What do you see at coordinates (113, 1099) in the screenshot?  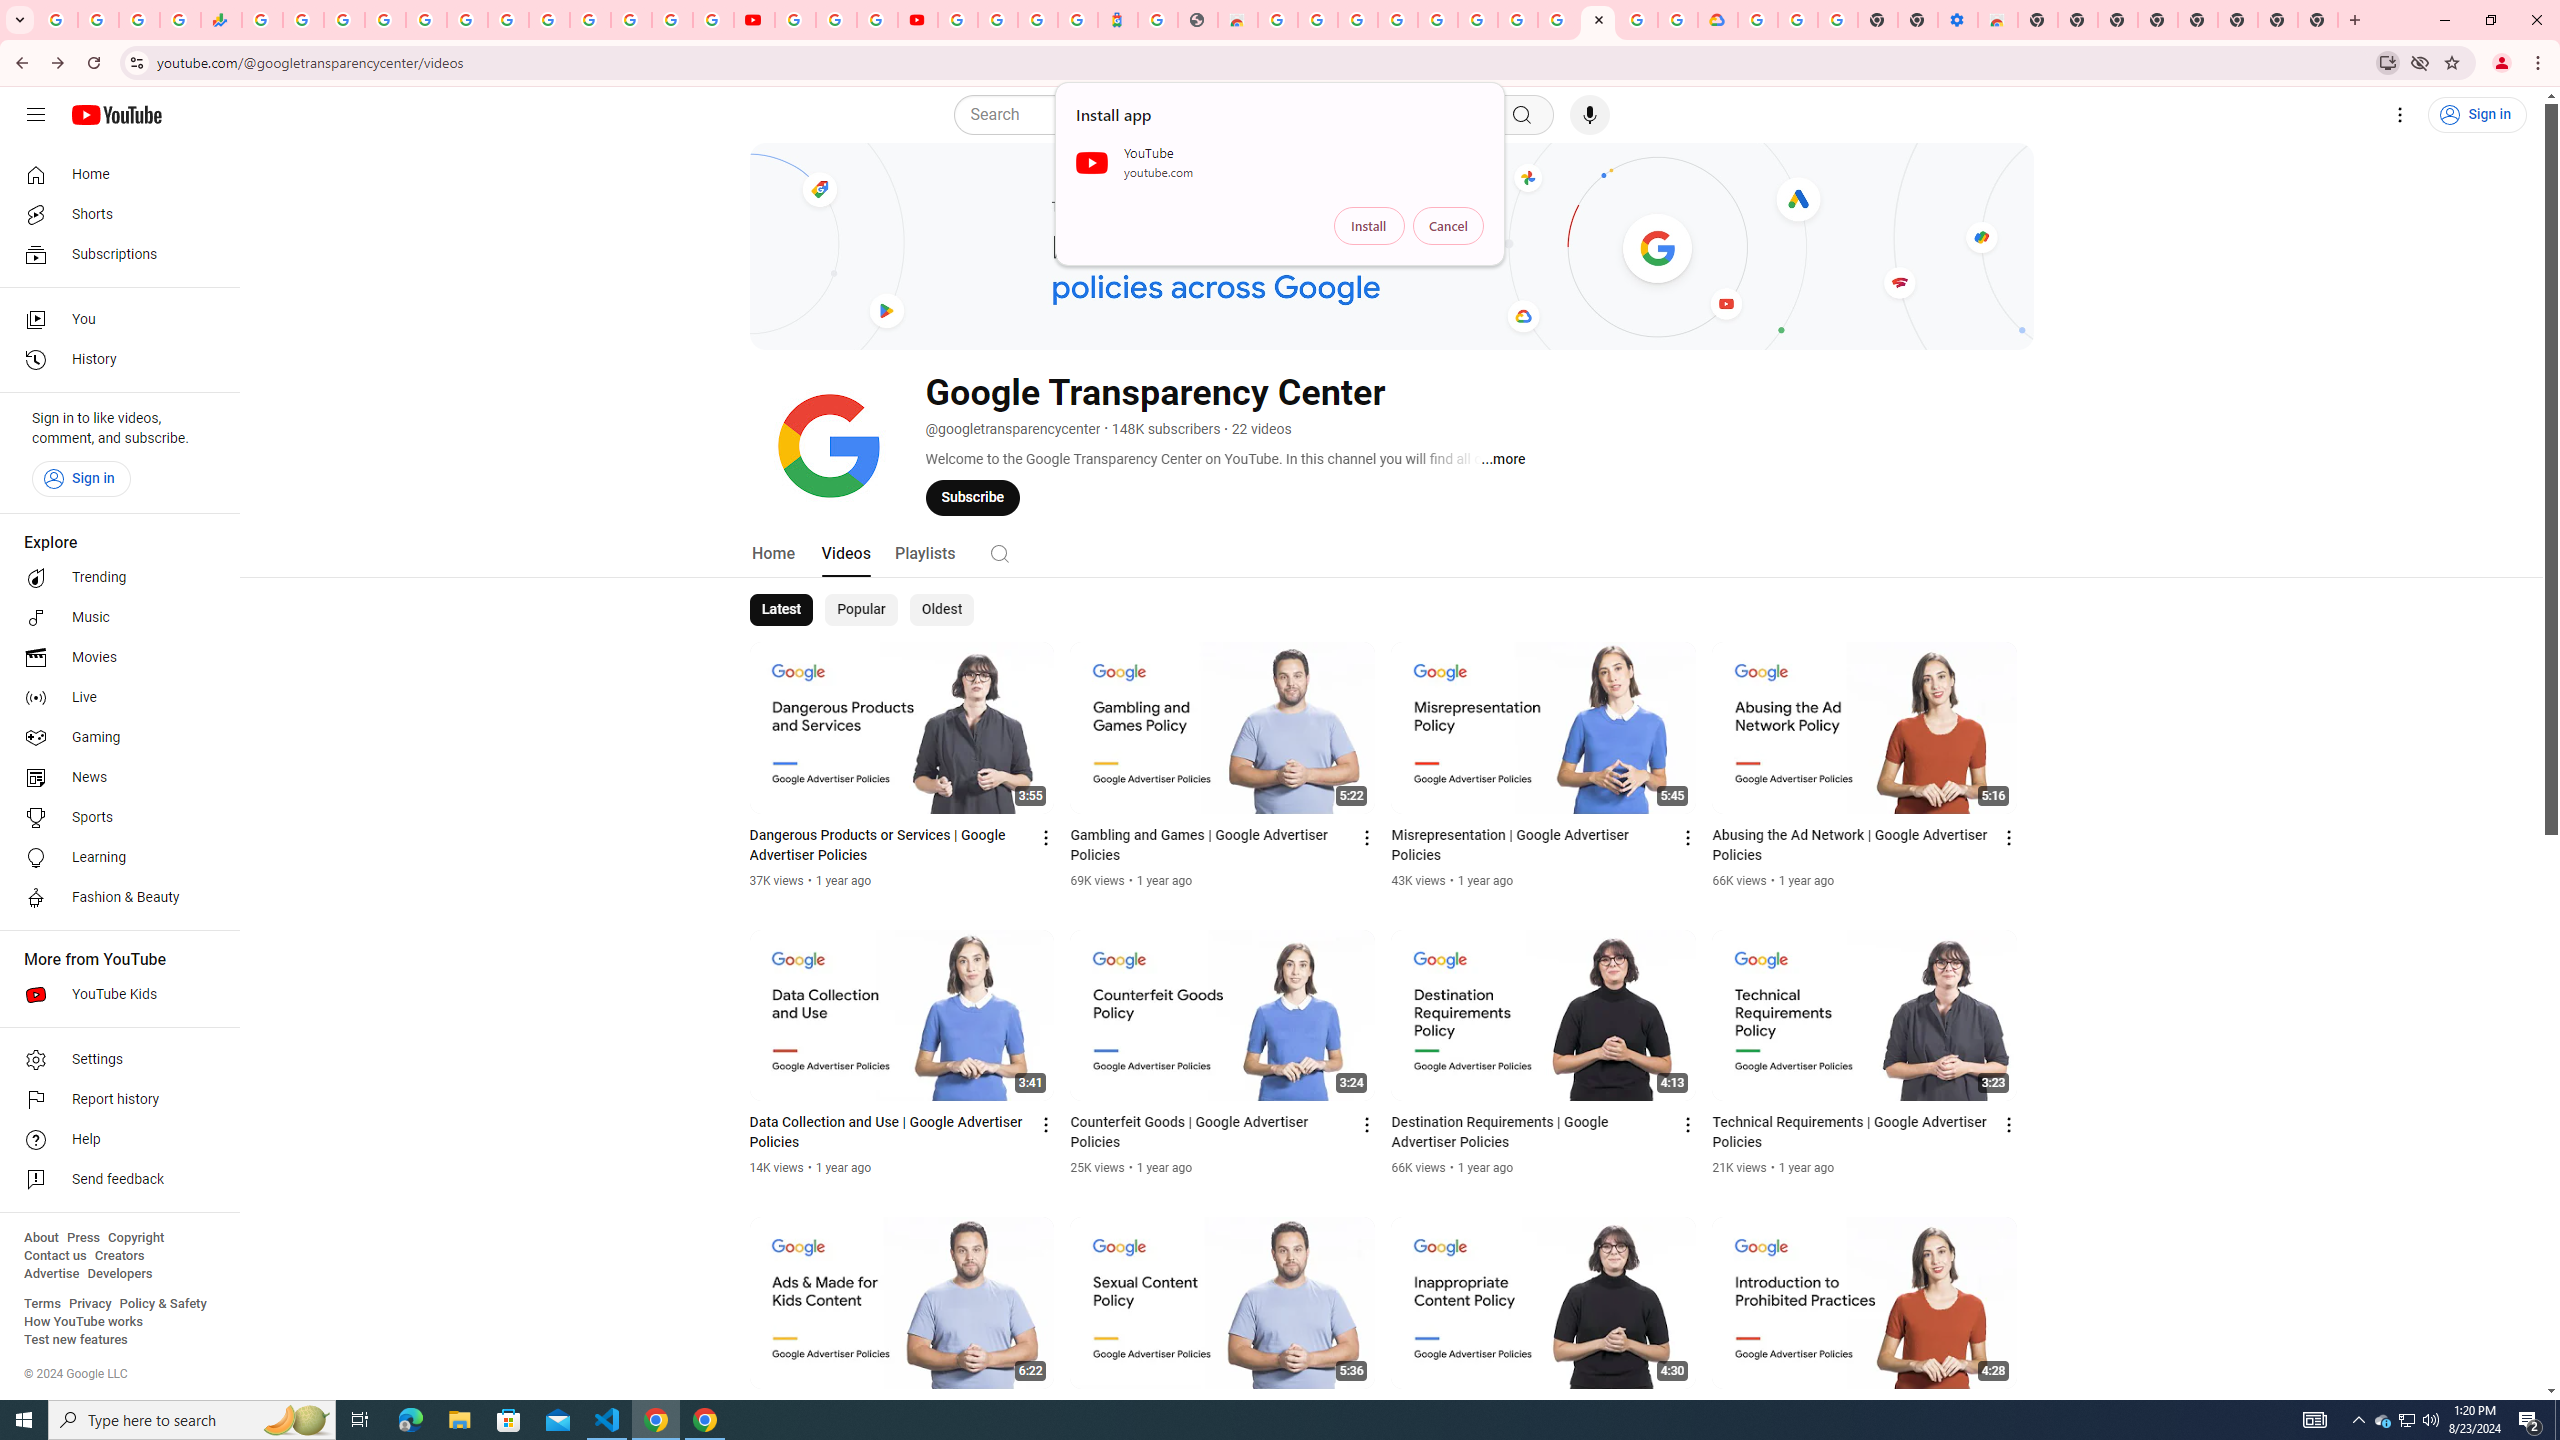 I see `'Report history'` at bounding box center [113, 1099].